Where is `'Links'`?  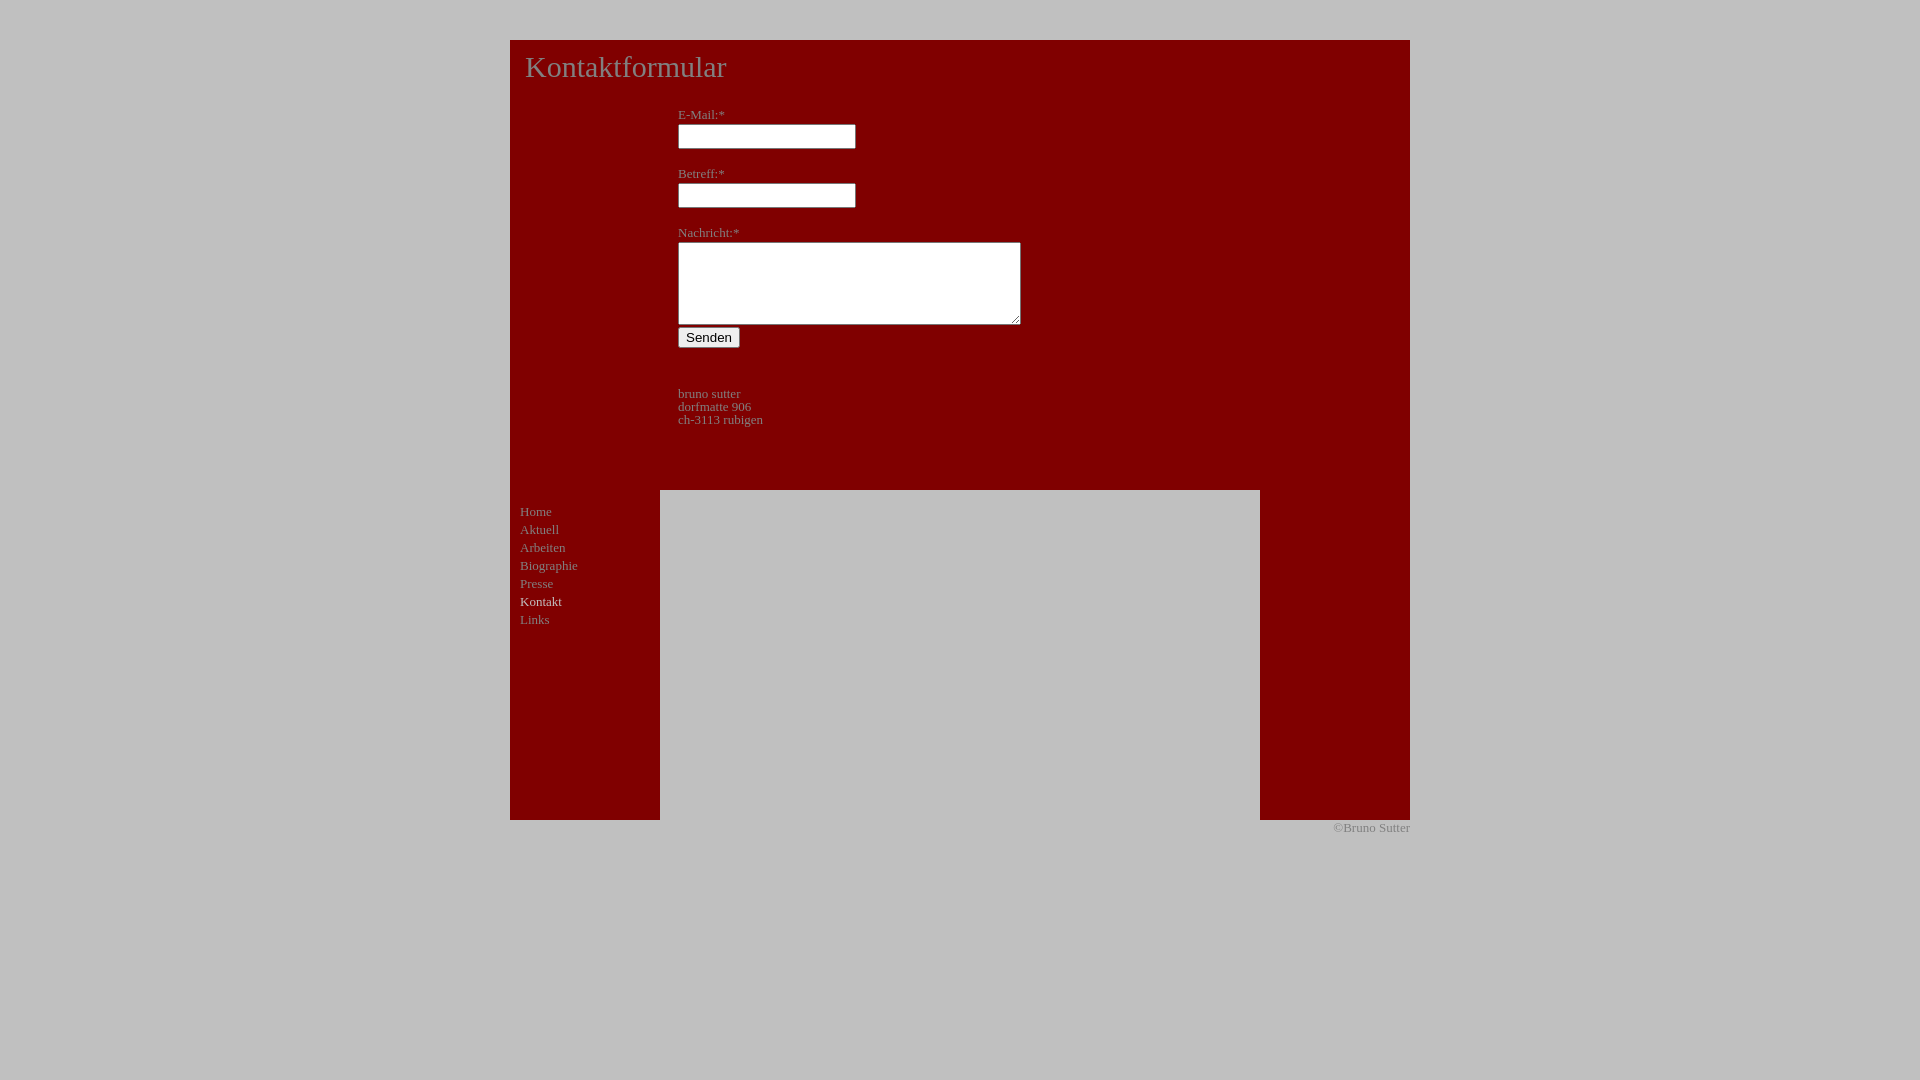 'Links' is located at coordinates (534, 618).